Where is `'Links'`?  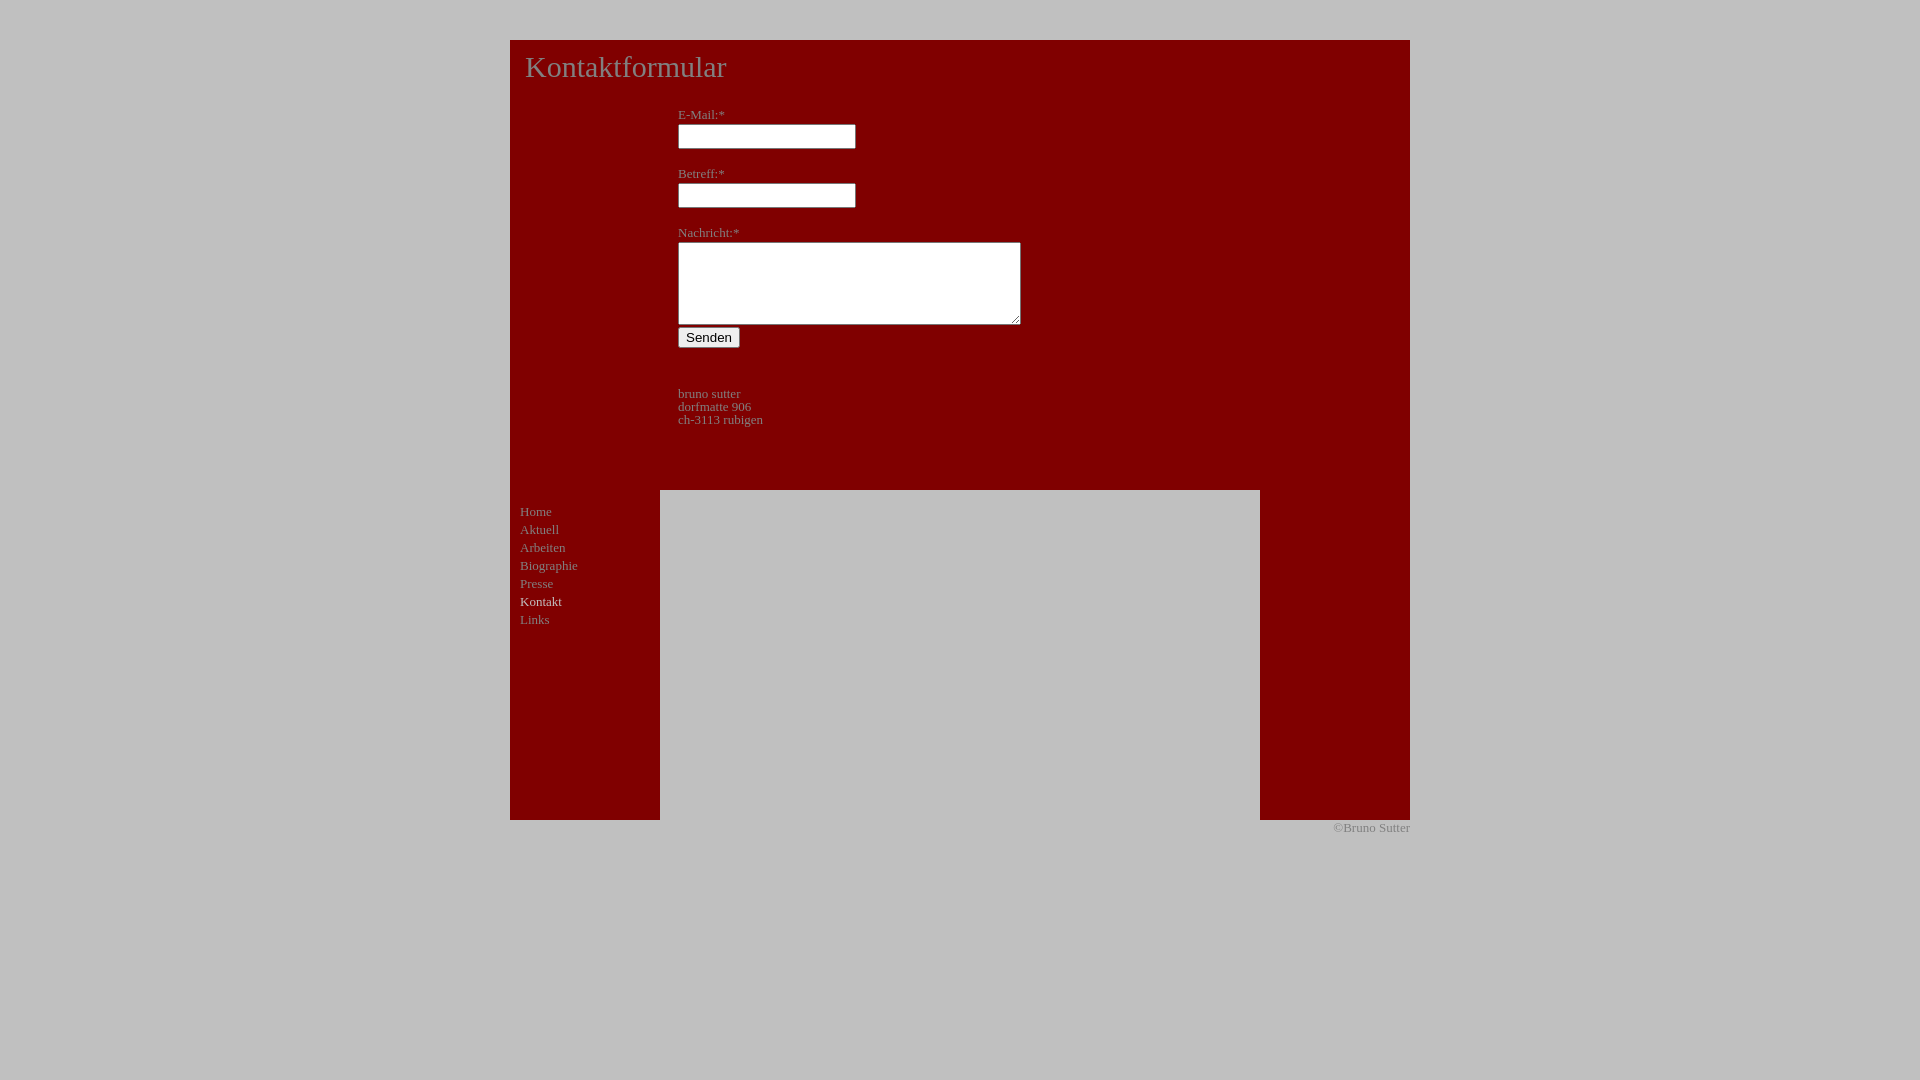 'Links' is located at coordinates (534, 618).